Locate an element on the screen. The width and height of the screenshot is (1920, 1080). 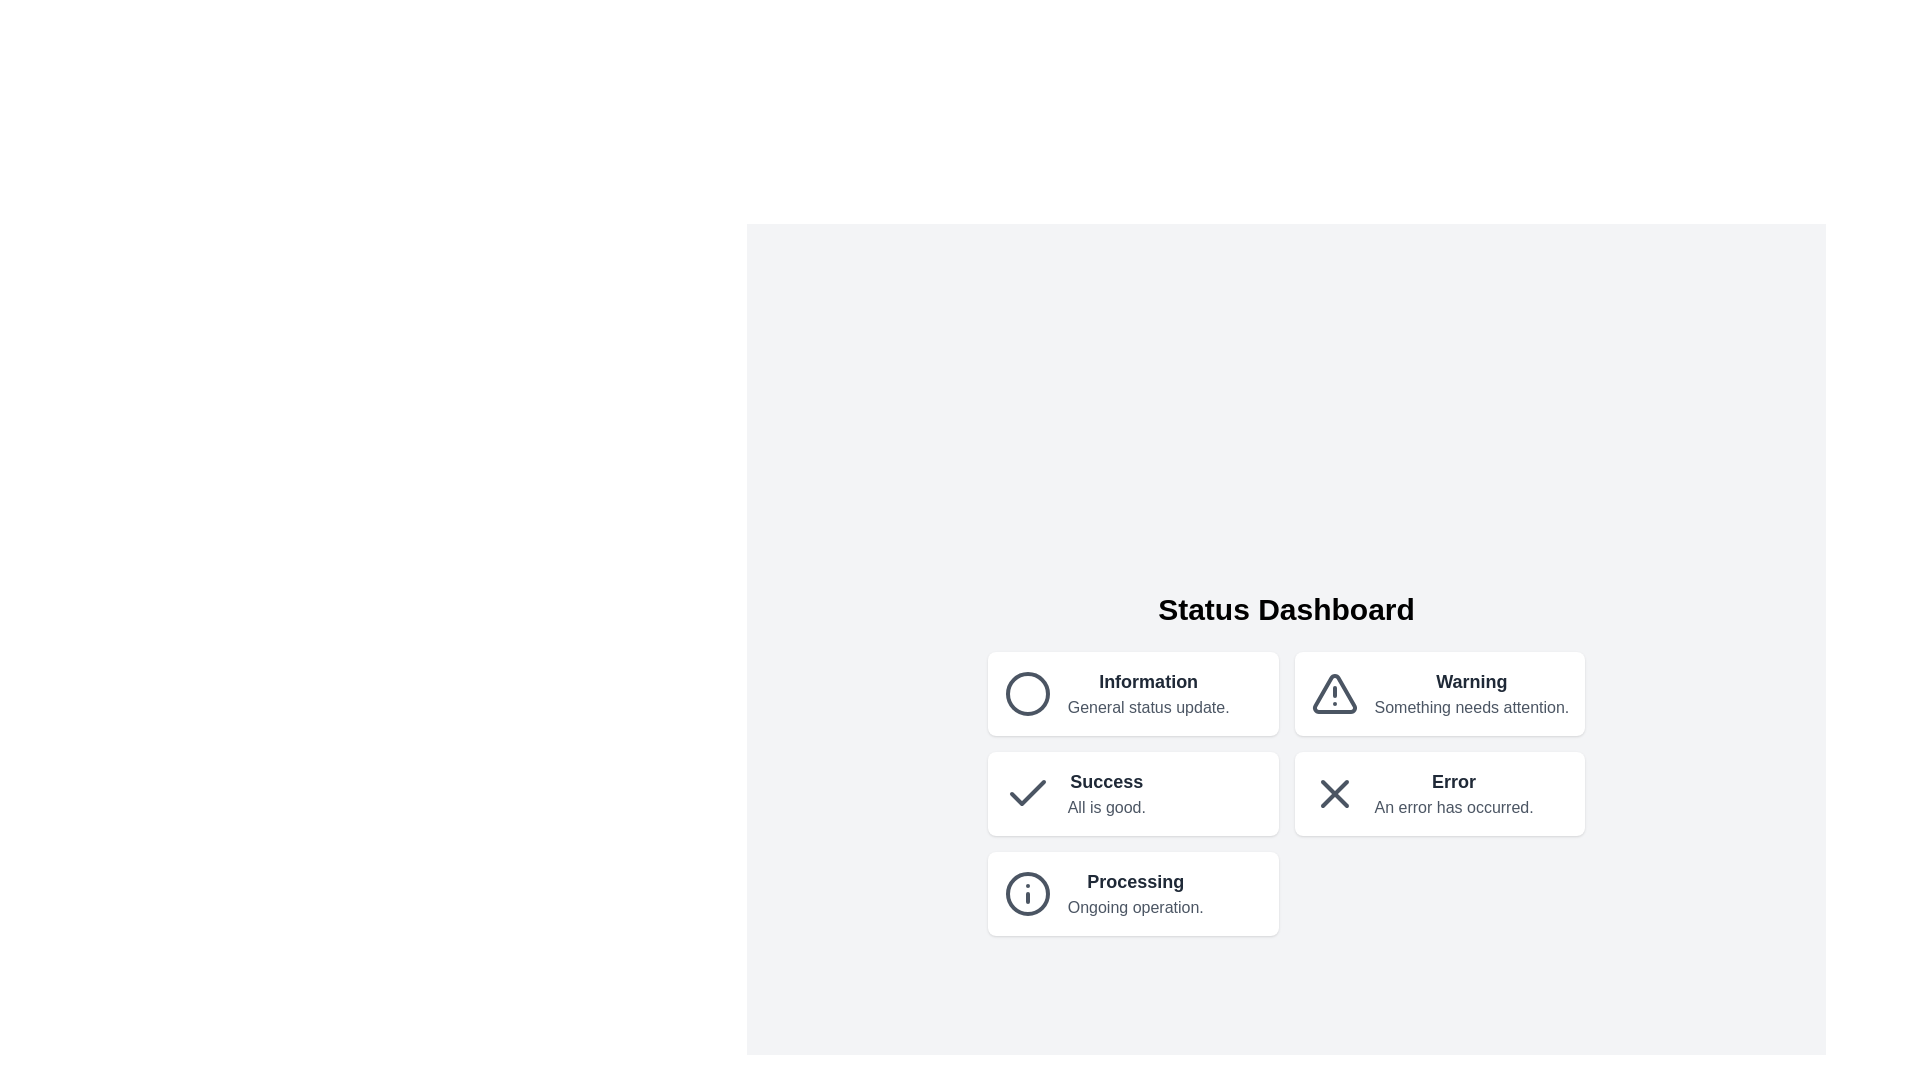
the text element displaying 'Processing' in bold, larger font size, styled with dark gray color, located at the bottom left section of the status dashboard is located at coordinates (1135, 881).